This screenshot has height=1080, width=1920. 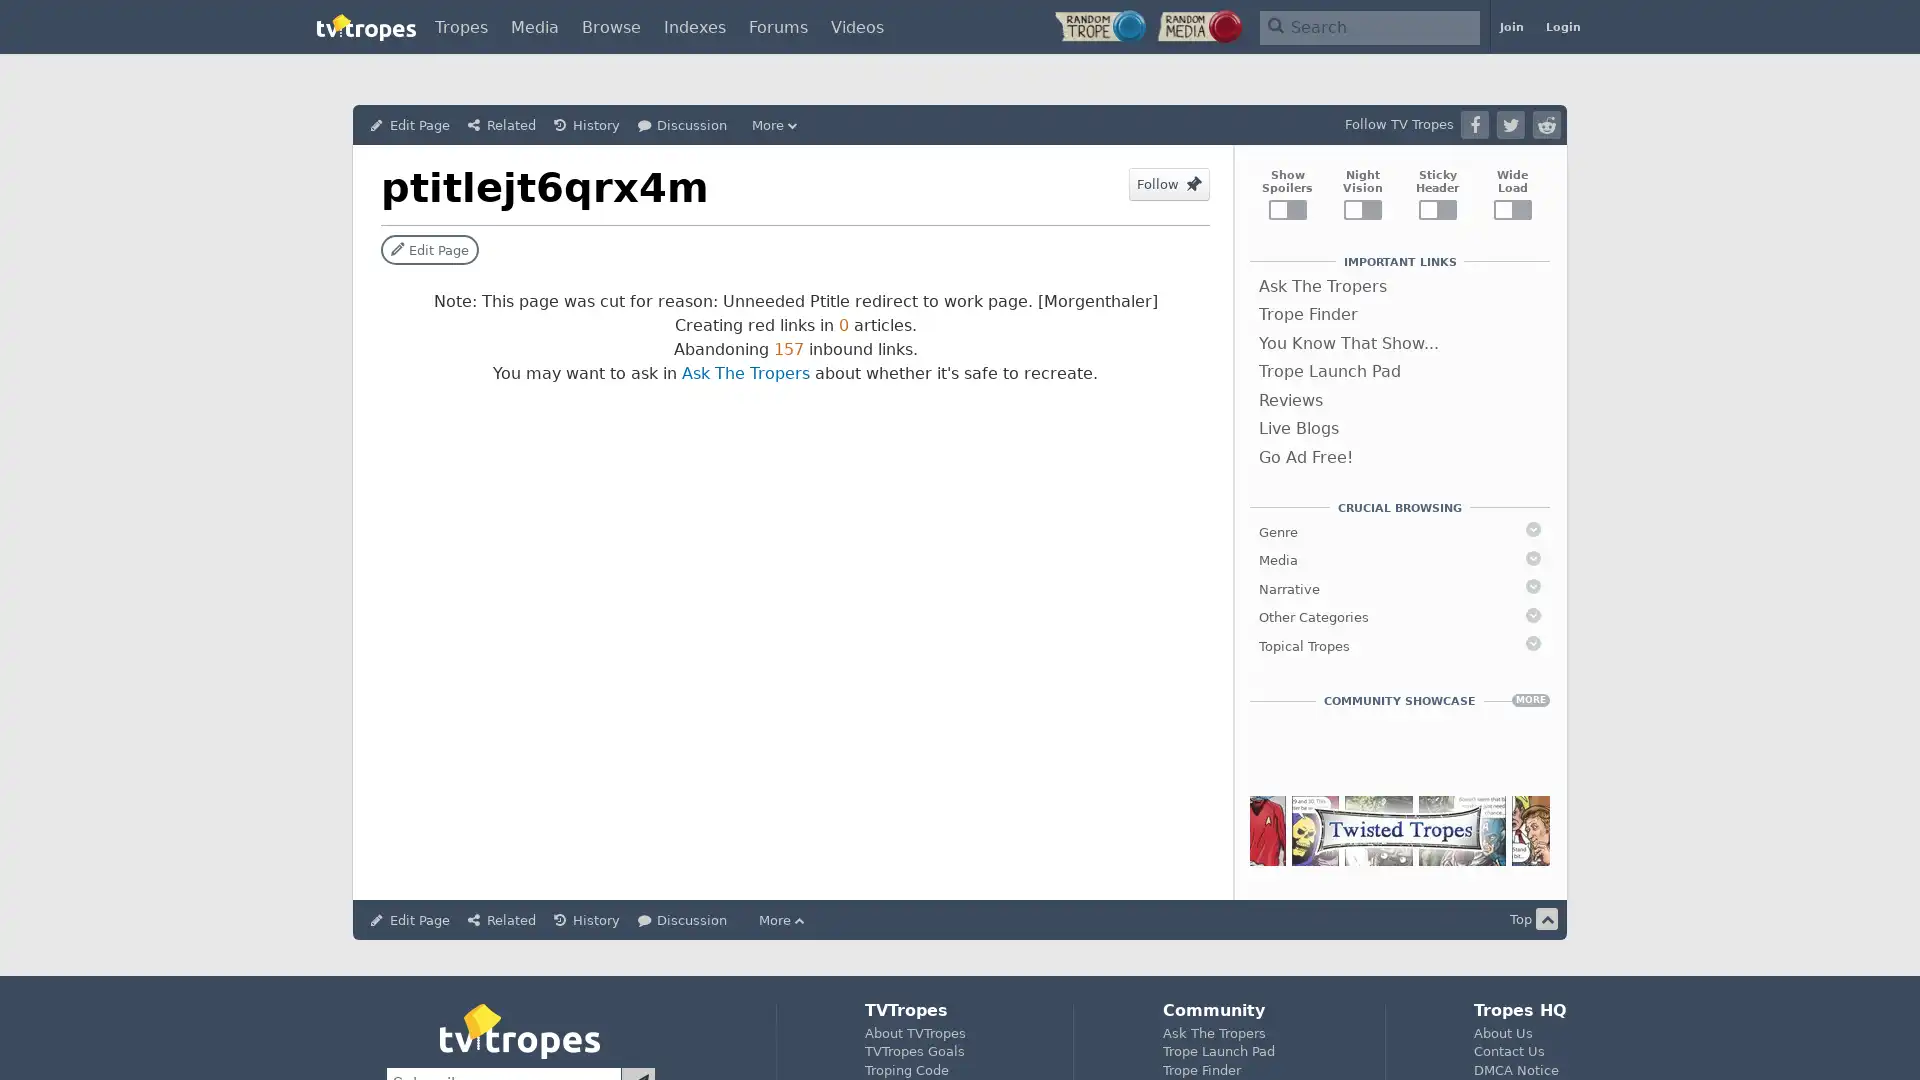 I want to click on More, so click(x=783, y=920).